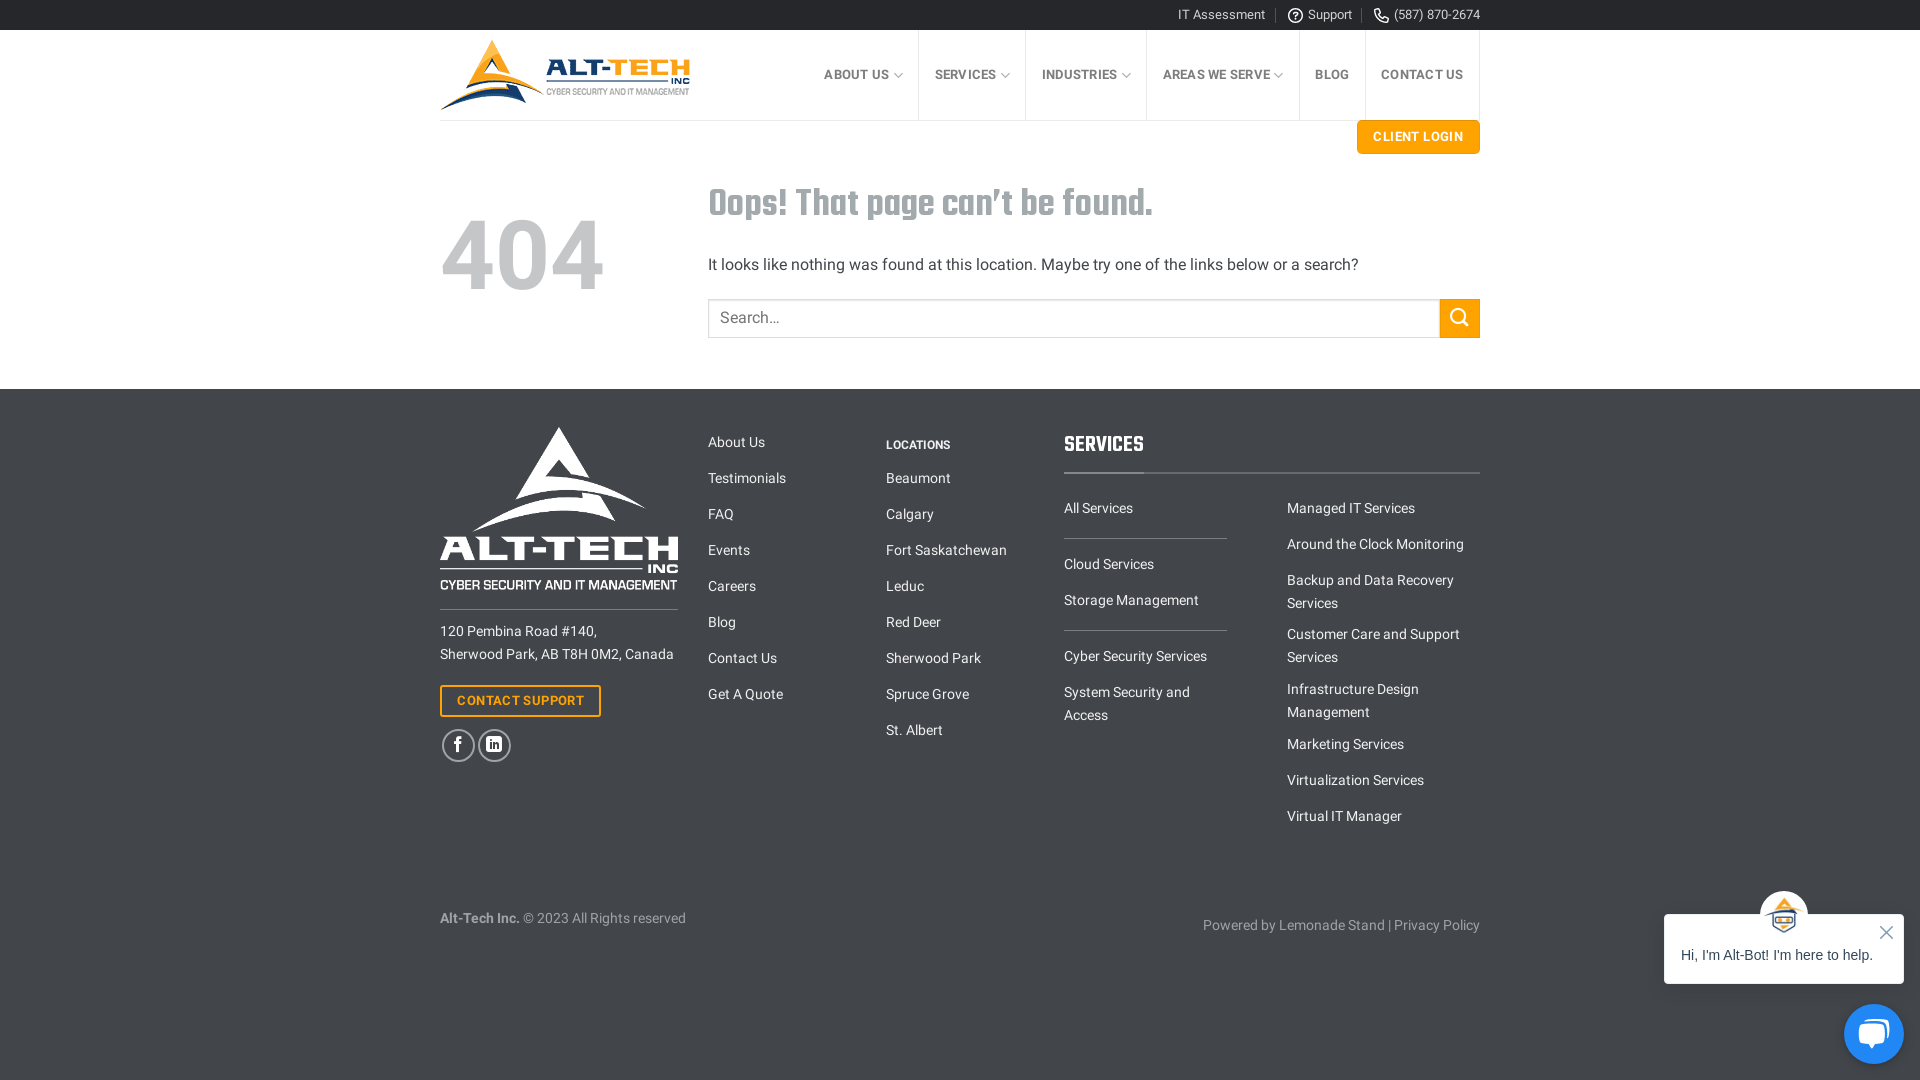 The width and height of the screenshot is (1920, 1080). What do you see at coordinates (1145, 567) in the screenshot?
I see `'Cloud Services'` at bounding box center [1145, 567].